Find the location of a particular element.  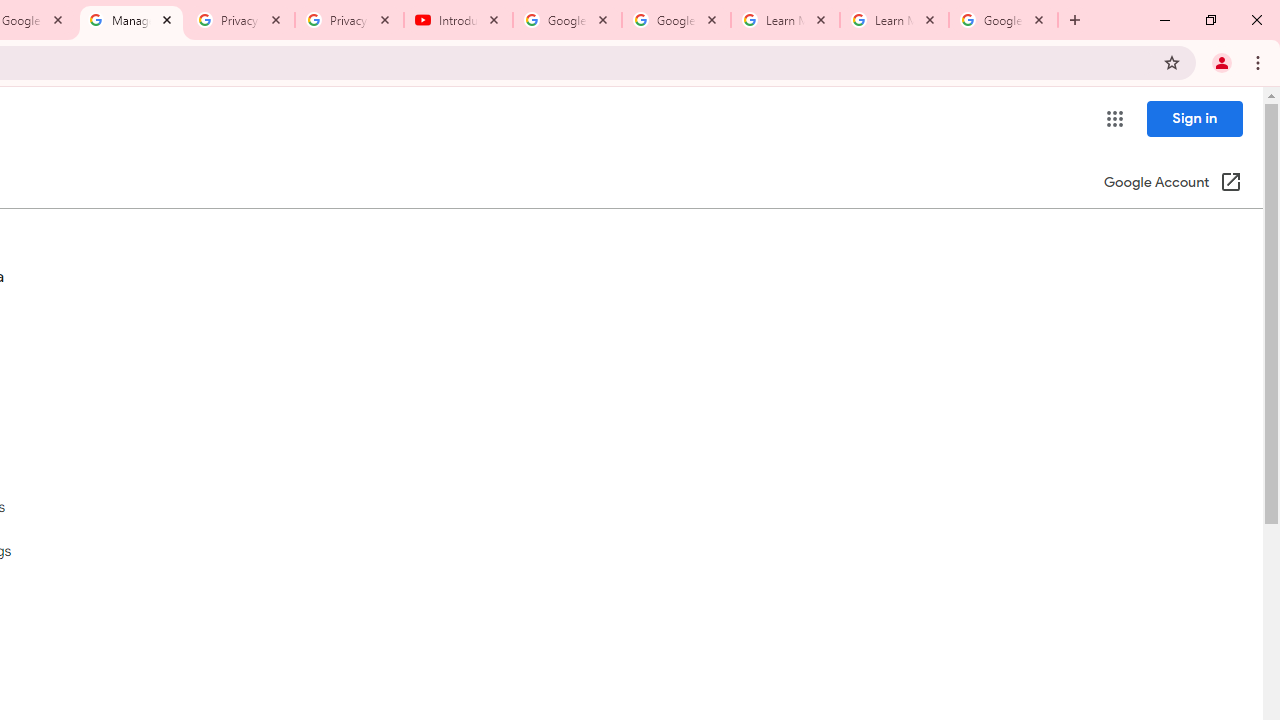

'Introduction | Google Privacy Policy - YouTube' is located at coordinates (457, 20).